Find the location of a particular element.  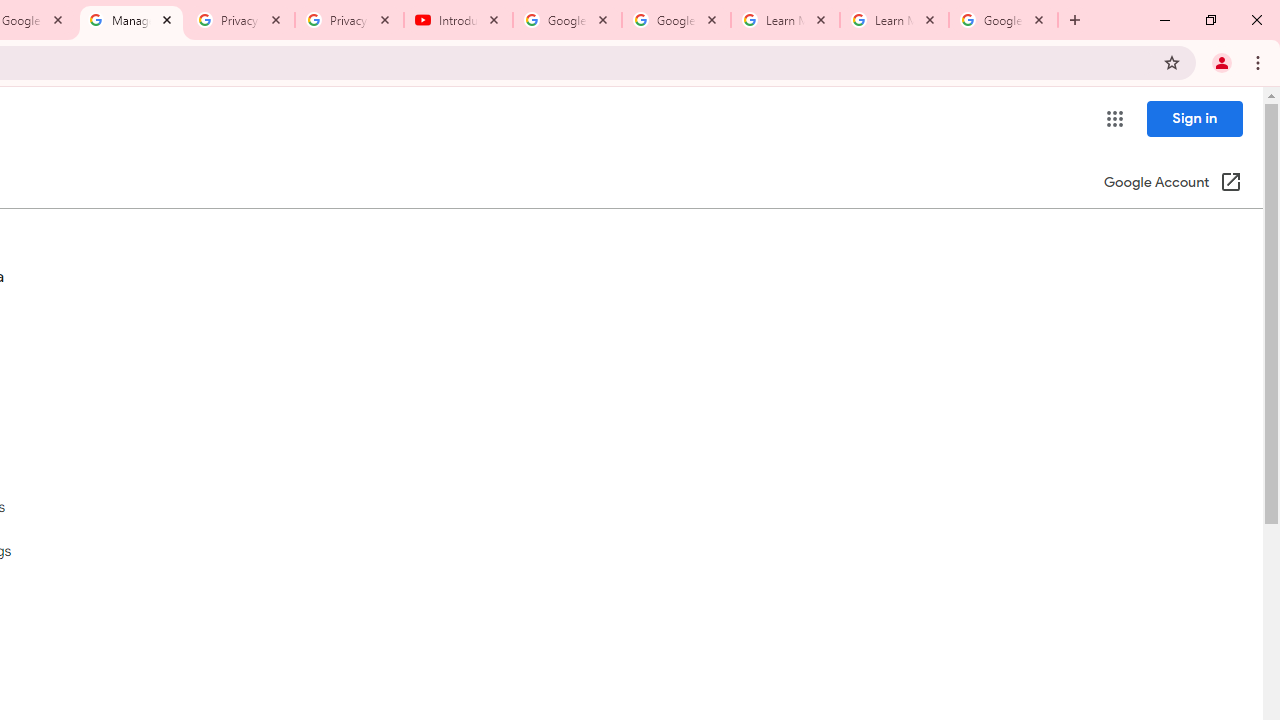

'Introduction | Google Privacy Policy - YouTube' is located at coordinates (457, 20).